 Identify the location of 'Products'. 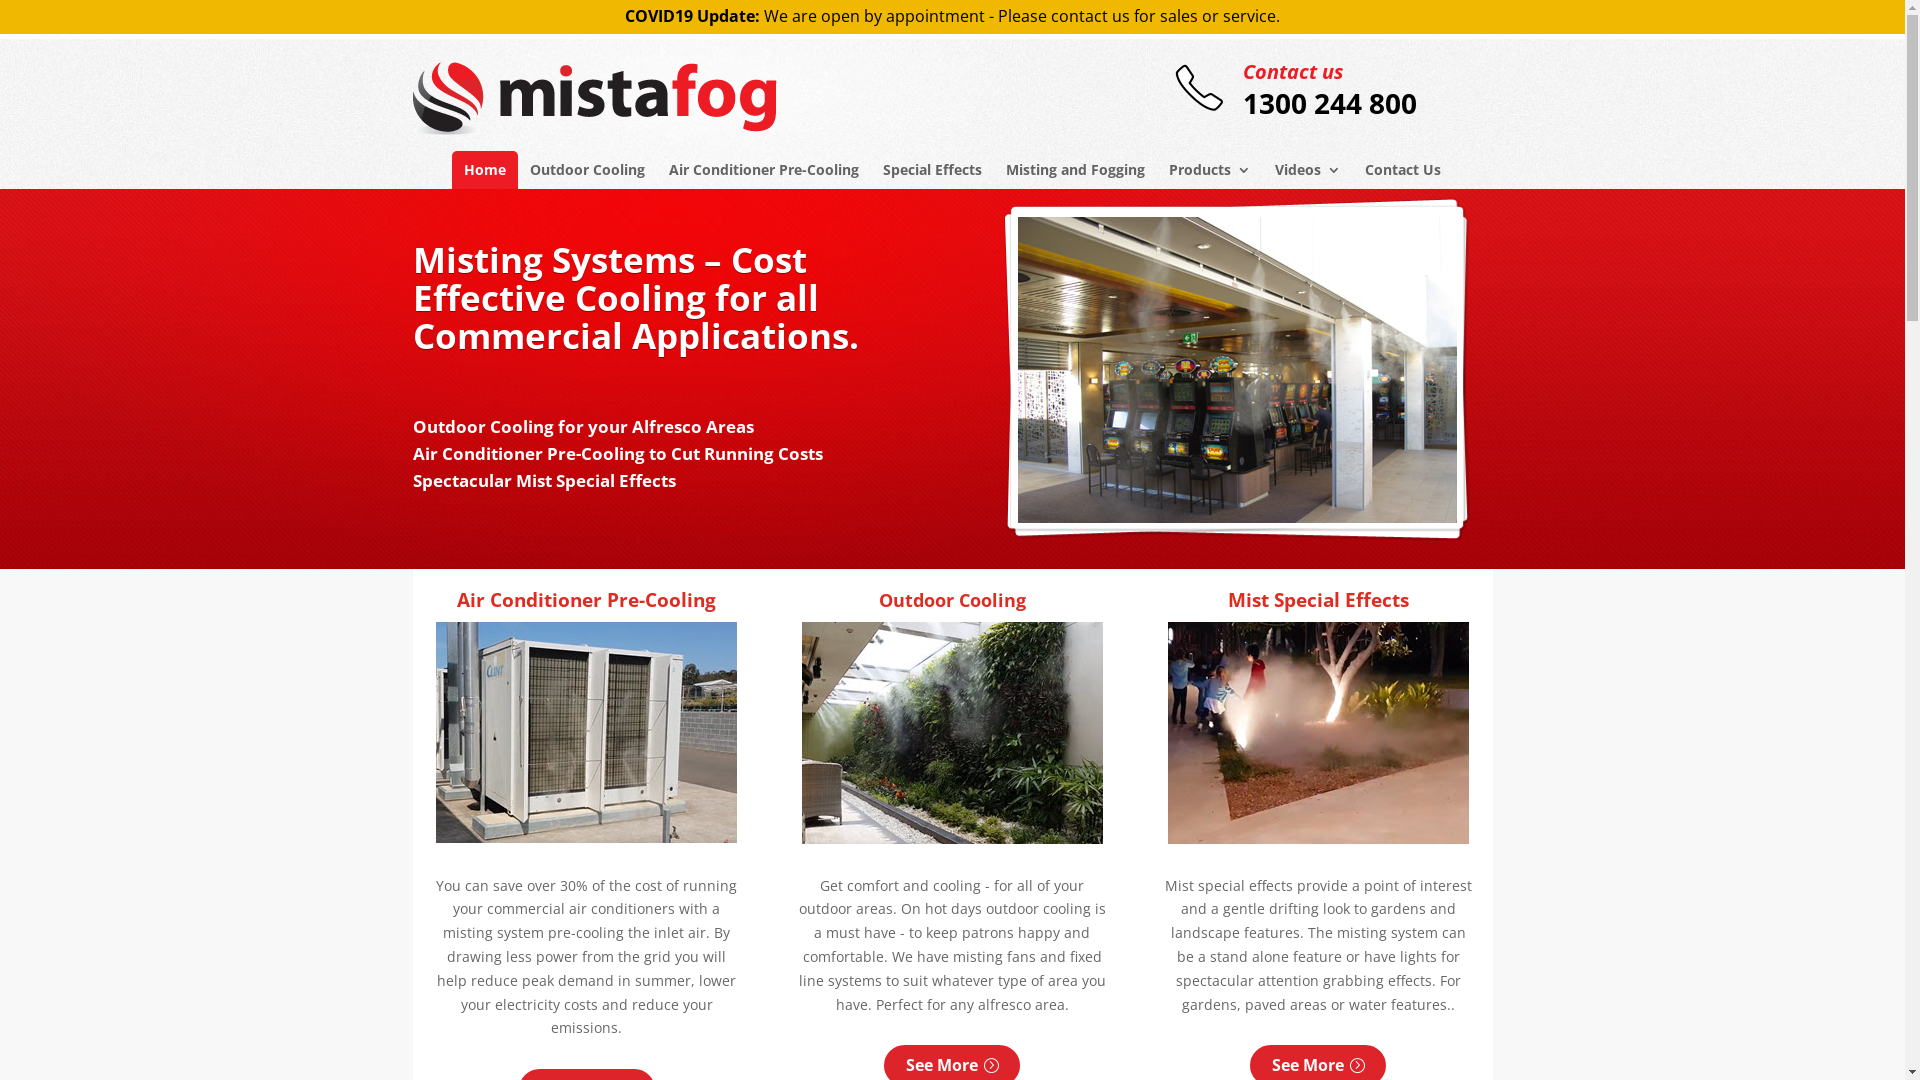
(1208, 168).